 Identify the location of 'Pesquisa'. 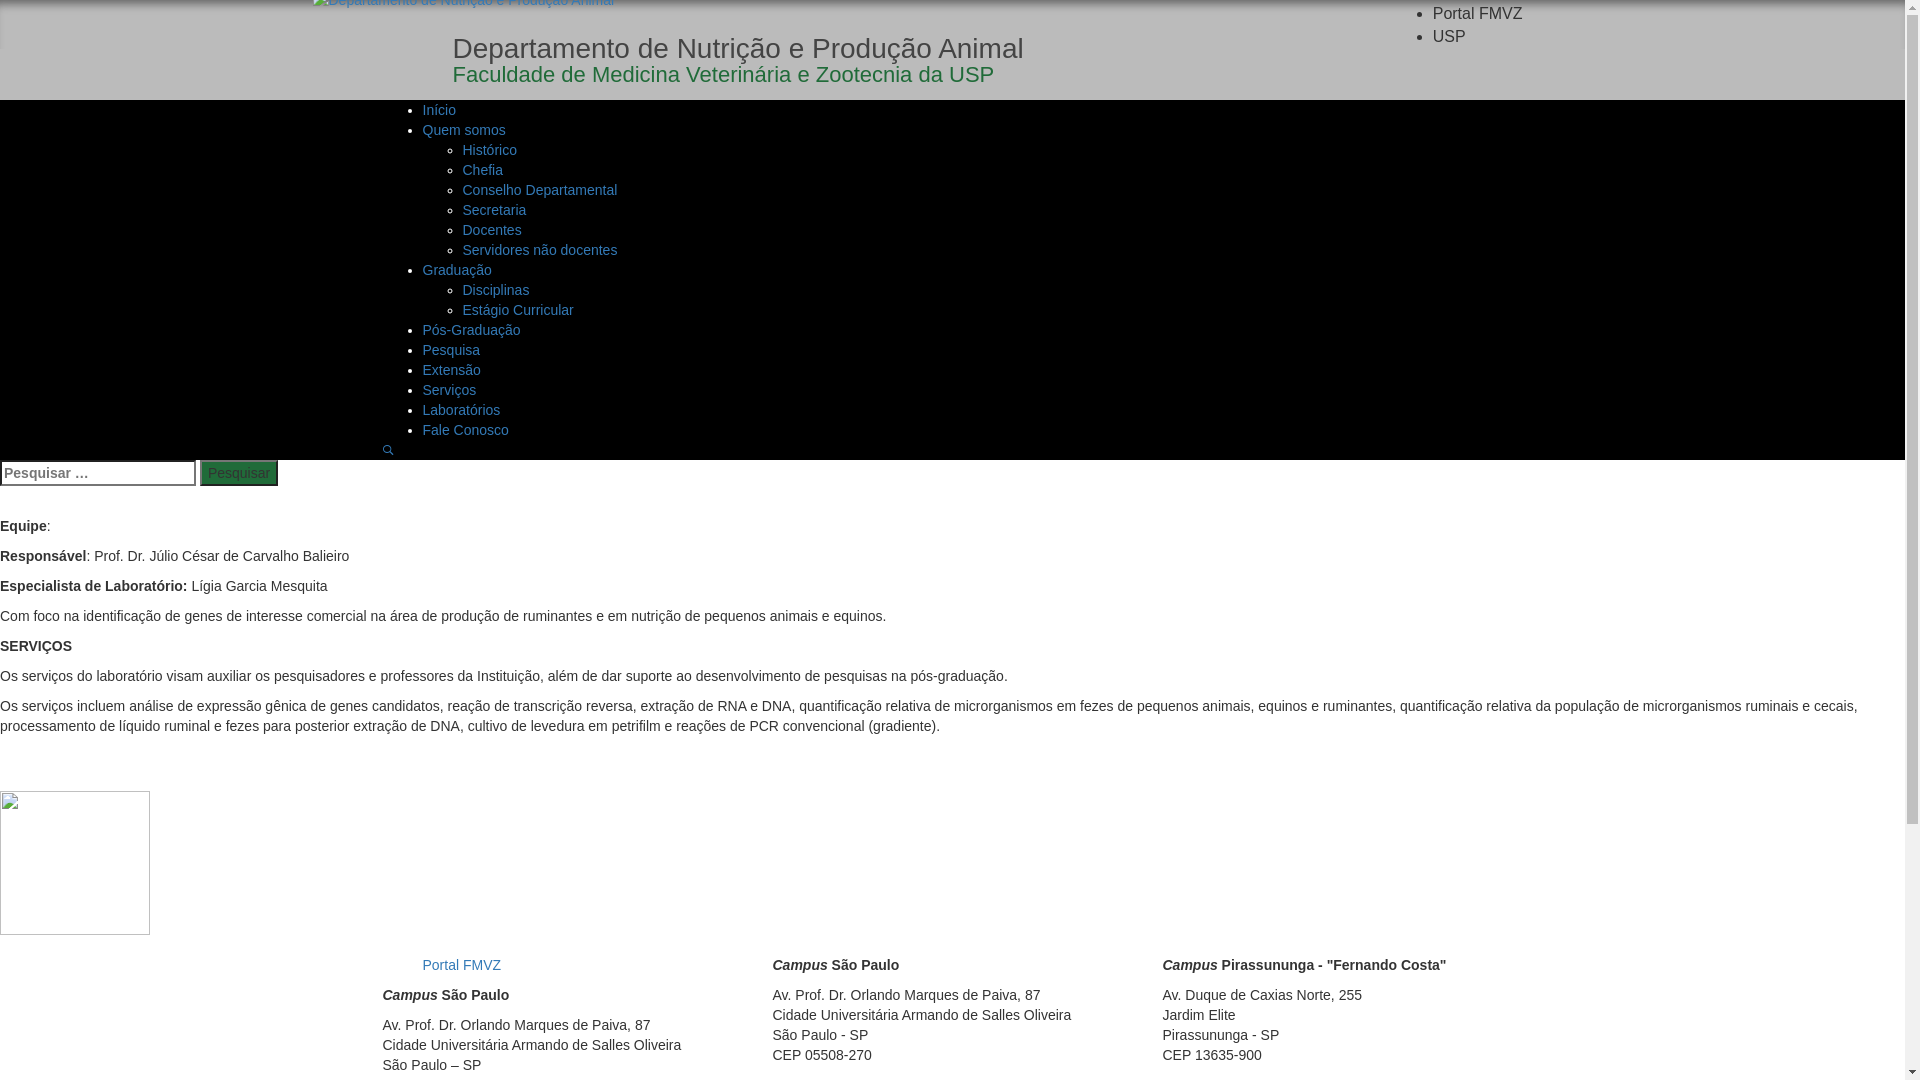
(450, 349).